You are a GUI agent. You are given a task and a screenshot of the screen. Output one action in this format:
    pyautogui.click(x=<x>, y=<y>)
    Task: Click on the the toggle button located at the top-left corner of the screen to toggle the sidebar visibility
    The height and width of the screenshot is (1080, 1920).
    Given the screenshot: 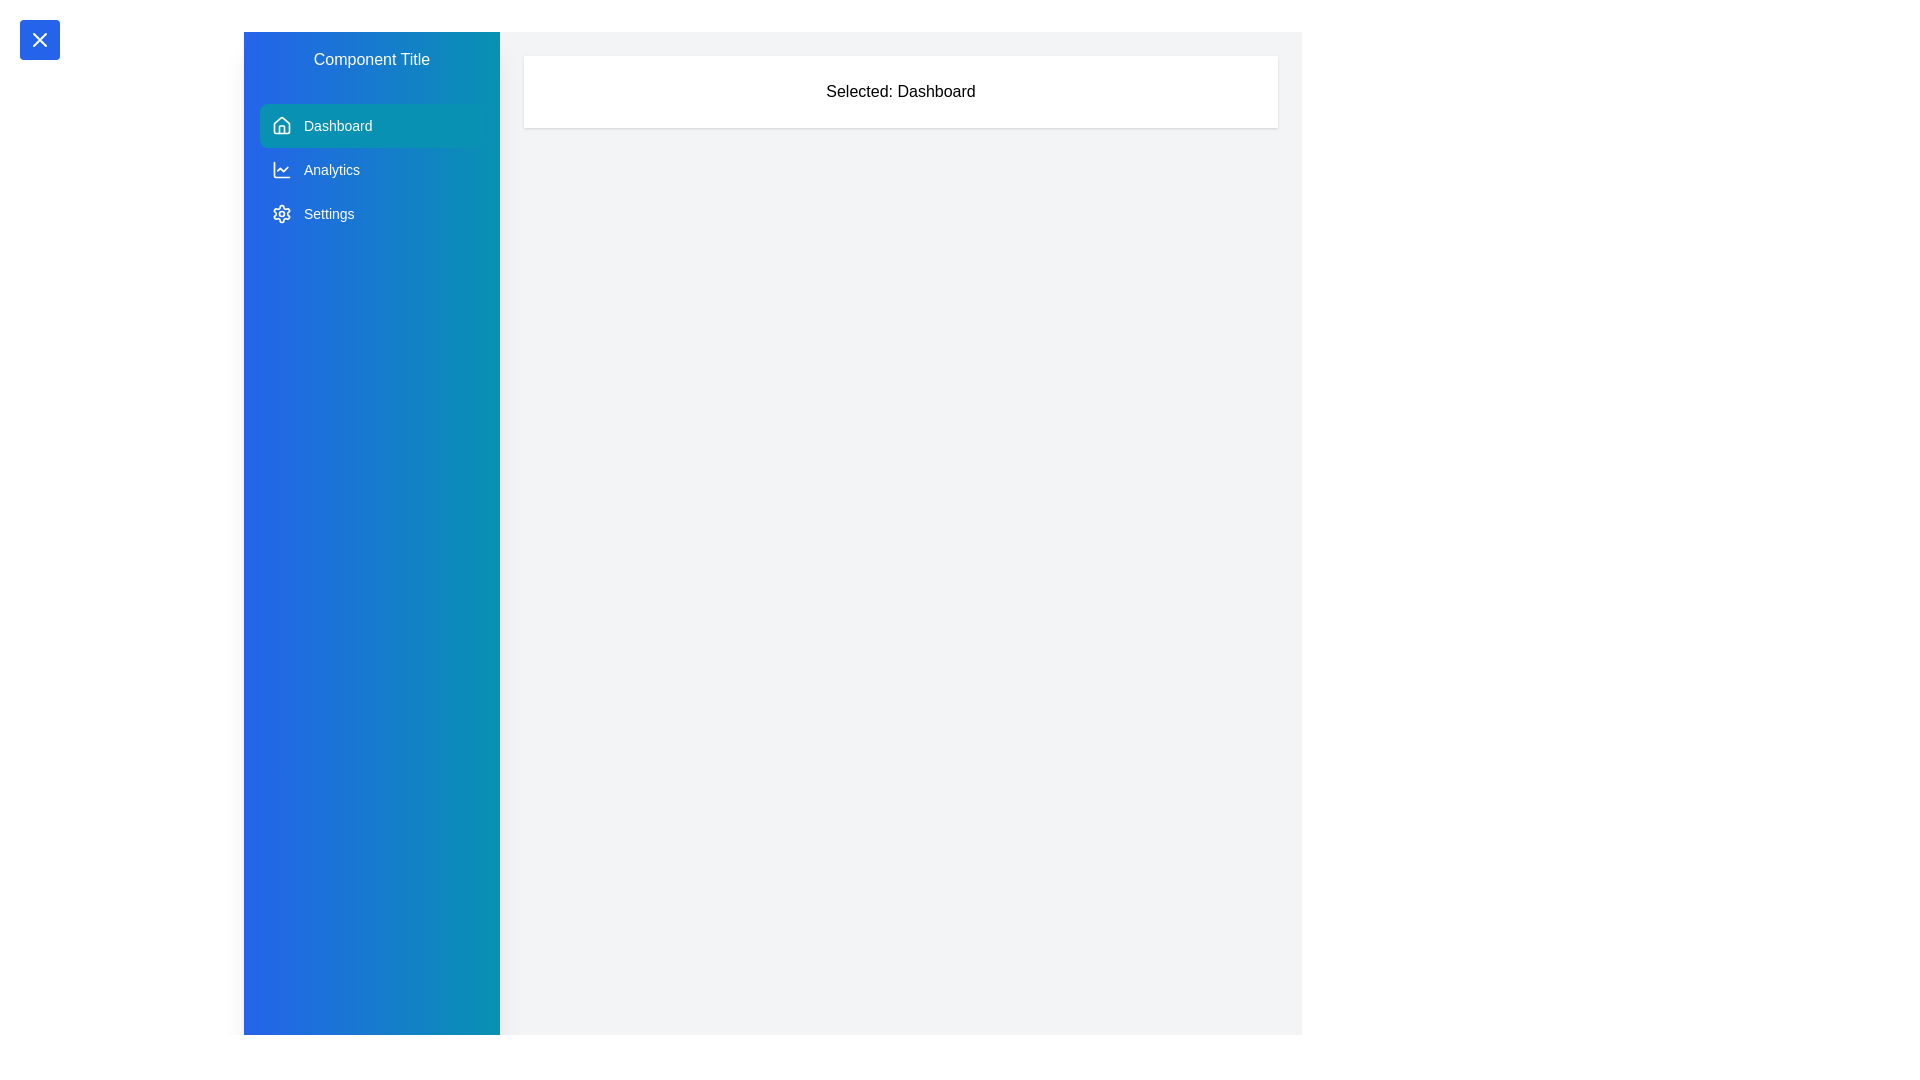 What is the action you would take?
    pyautogui.click(x=39, y=39)
    